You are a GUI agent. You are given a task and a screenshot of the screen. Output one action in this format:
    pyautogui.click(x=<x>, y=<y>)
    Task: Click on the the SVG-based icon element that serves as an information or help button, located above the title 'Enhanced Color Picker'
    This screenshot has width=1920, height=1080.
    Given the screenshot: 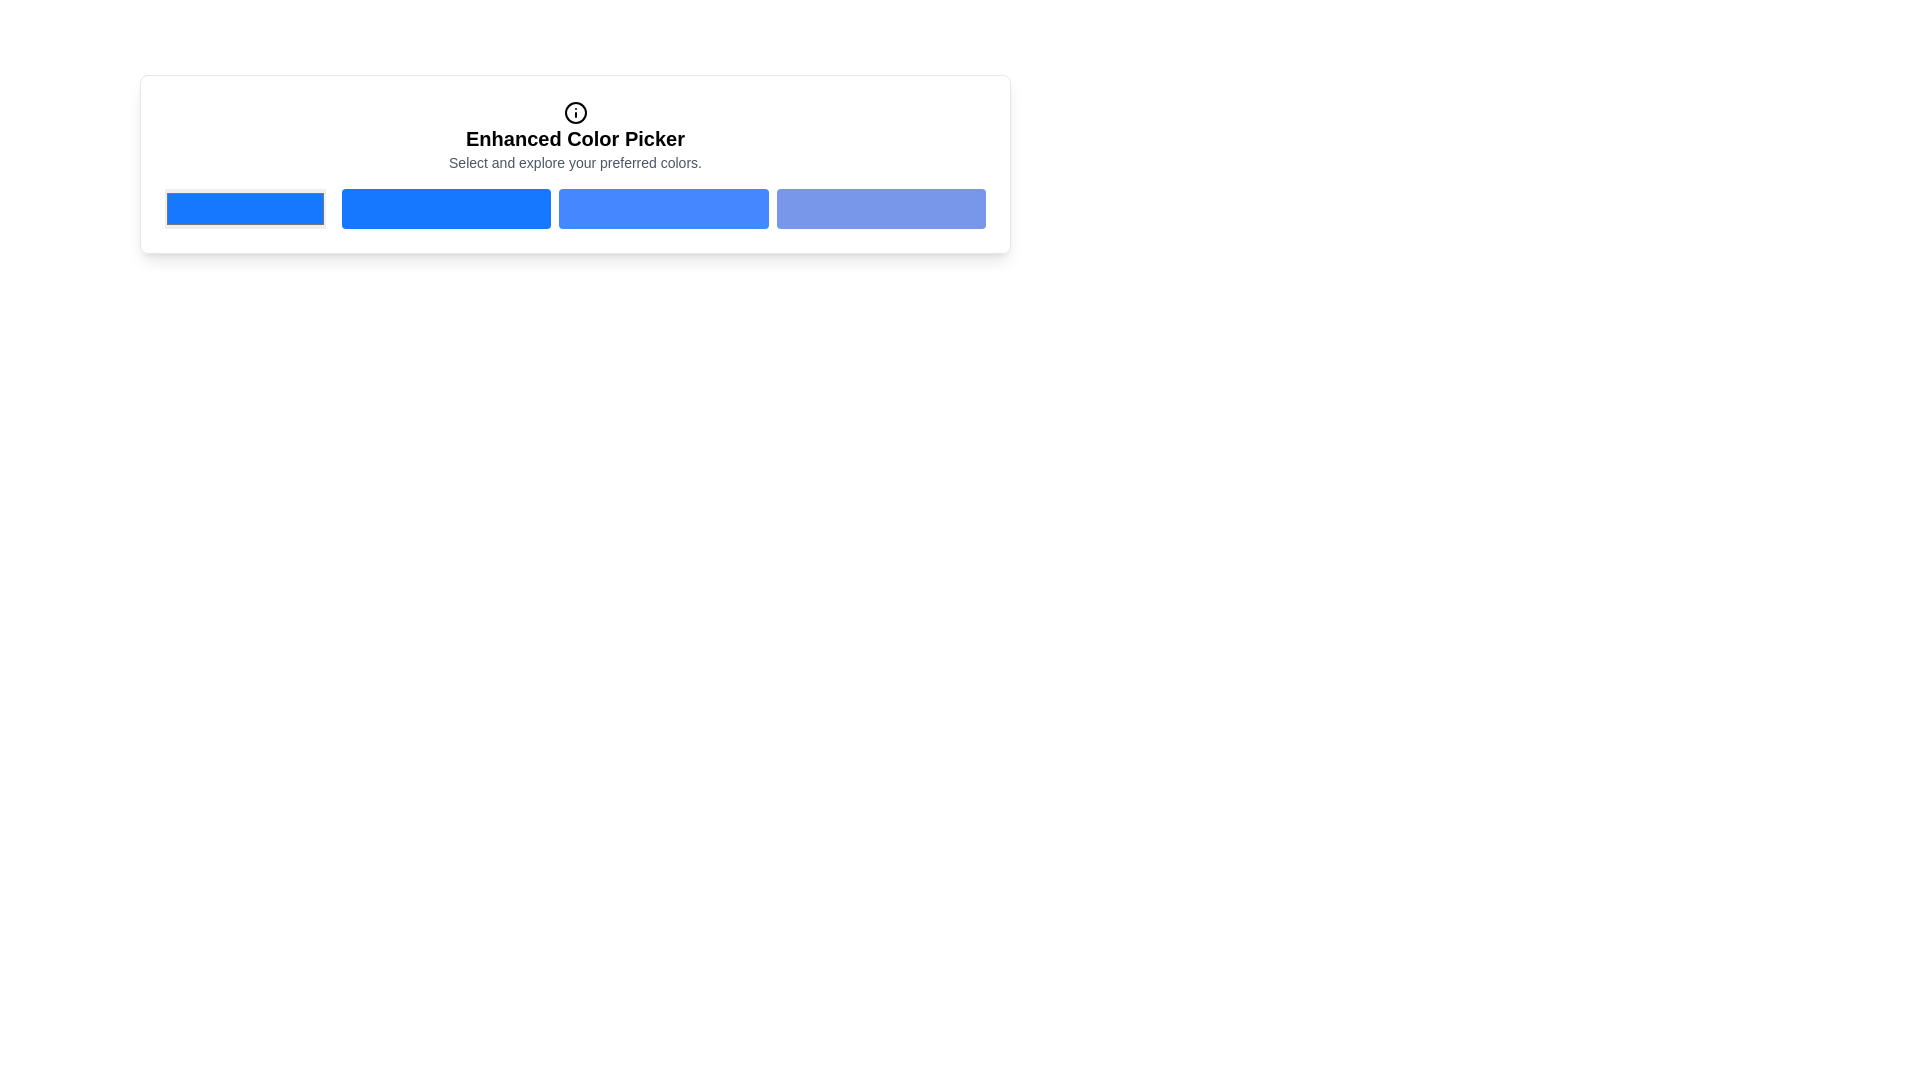 What is the action you would take?
    pyautogui.click(x=574, y=112)
    